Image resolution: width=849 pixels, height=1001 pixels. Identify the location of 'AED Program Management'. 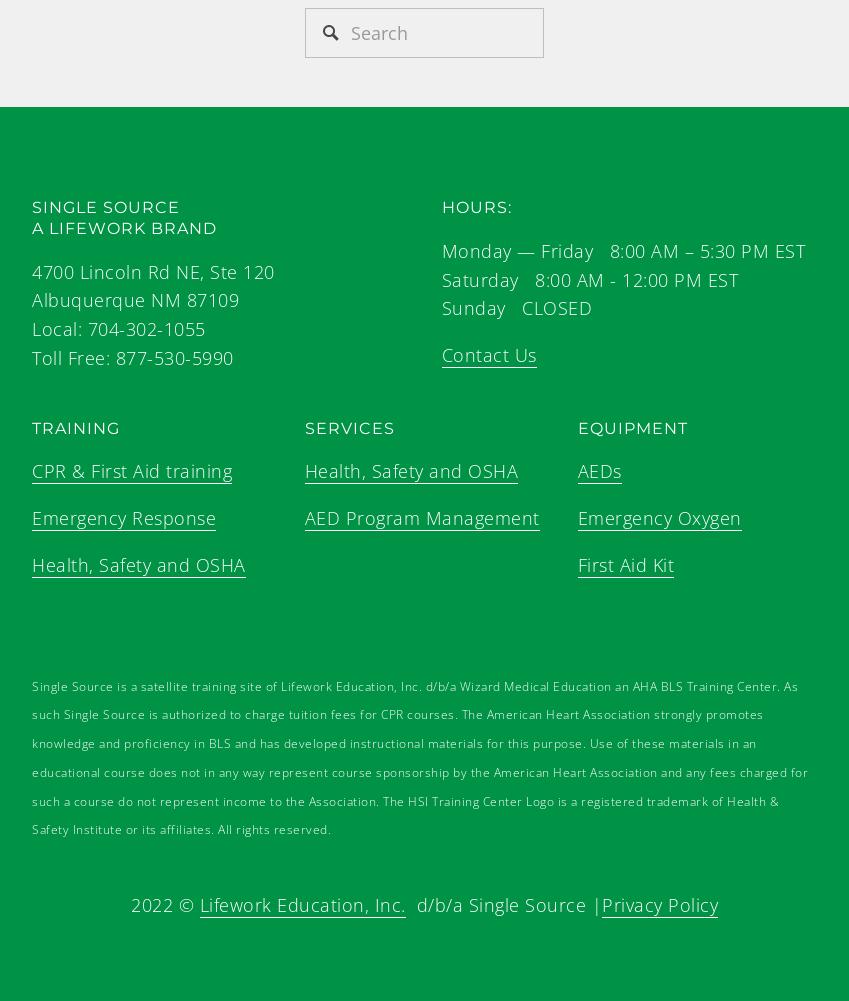
(420, 517).